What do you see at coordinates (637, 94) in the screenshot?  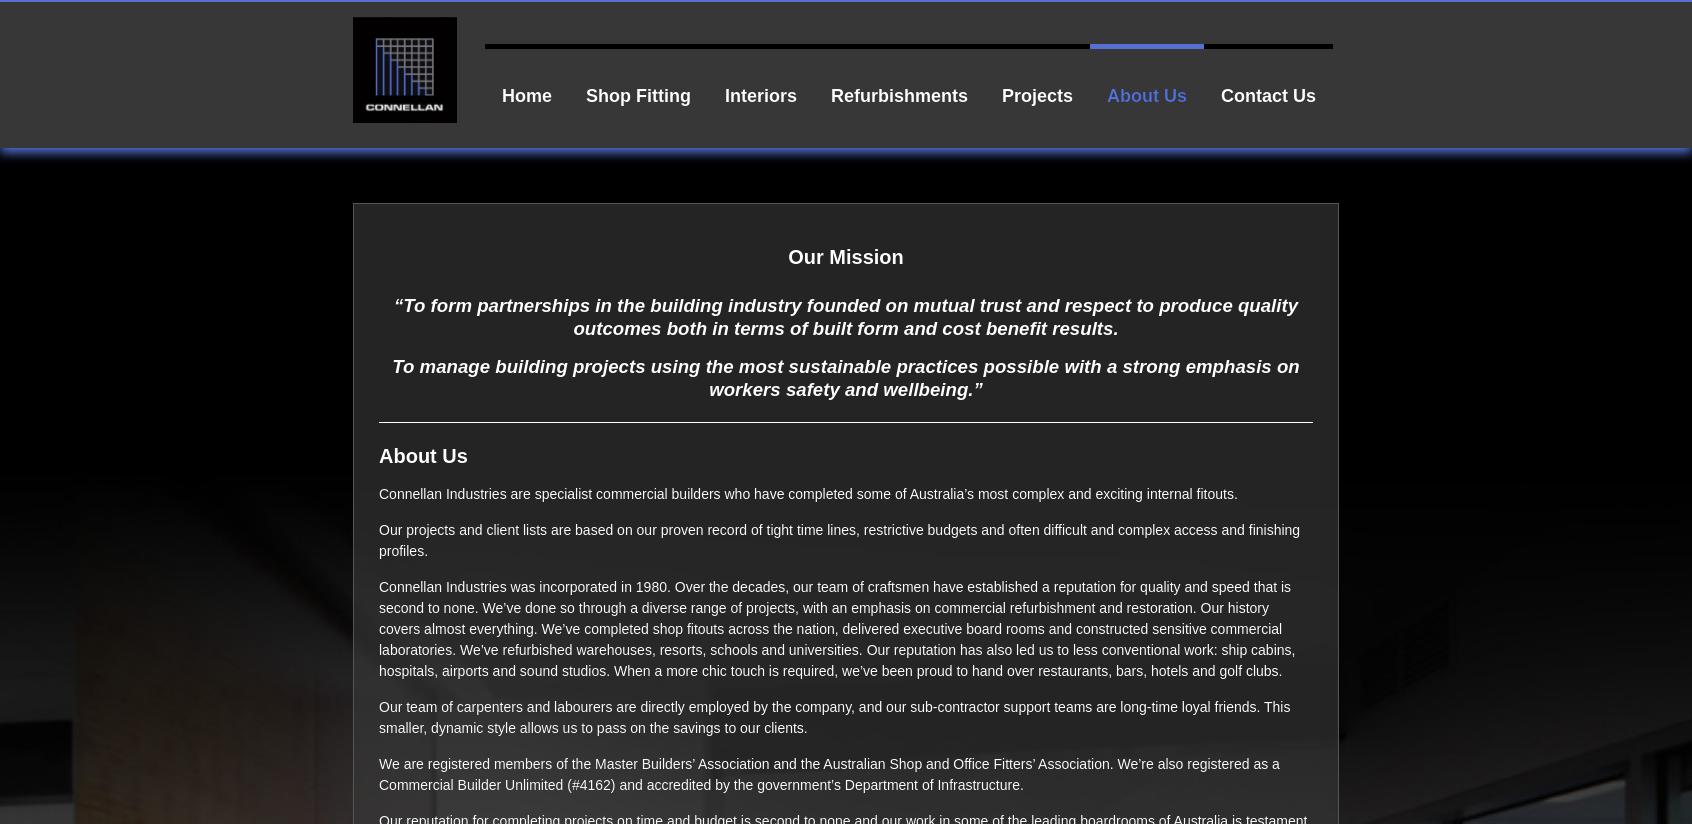 I see `'Shop Fitting'` at bounding box center [637, 94].